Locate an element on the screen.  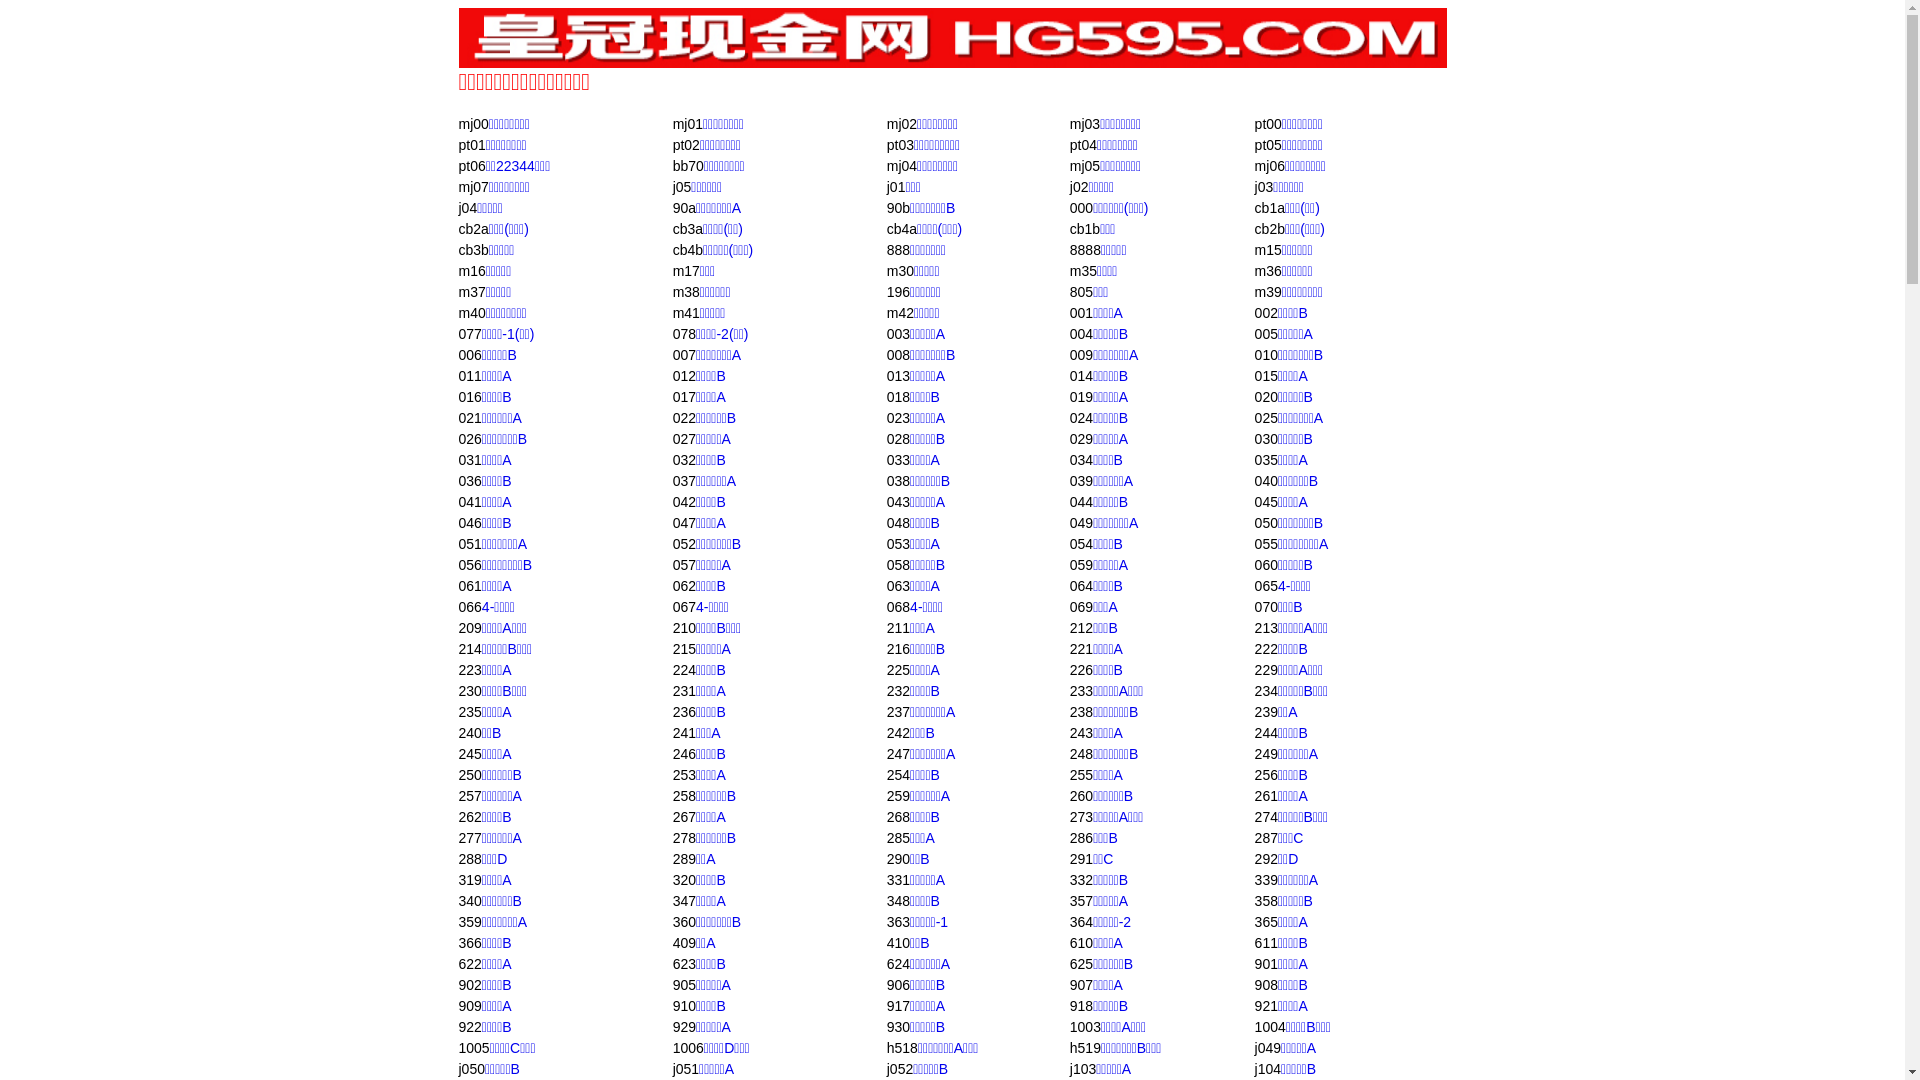
'610' is located at coordinates (1080, 942).